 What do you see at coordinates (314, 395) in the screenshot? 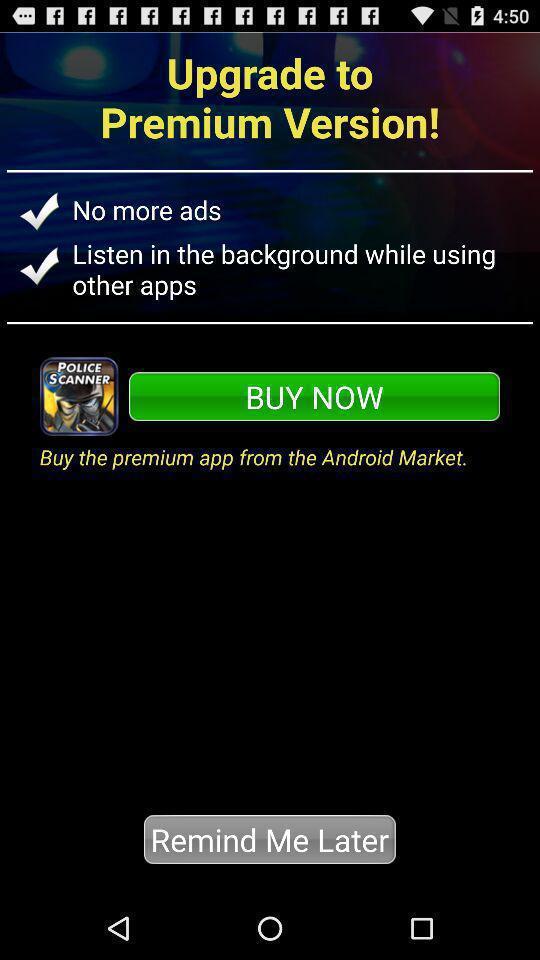
I see `the buy now` at bounding box center [314, 395].